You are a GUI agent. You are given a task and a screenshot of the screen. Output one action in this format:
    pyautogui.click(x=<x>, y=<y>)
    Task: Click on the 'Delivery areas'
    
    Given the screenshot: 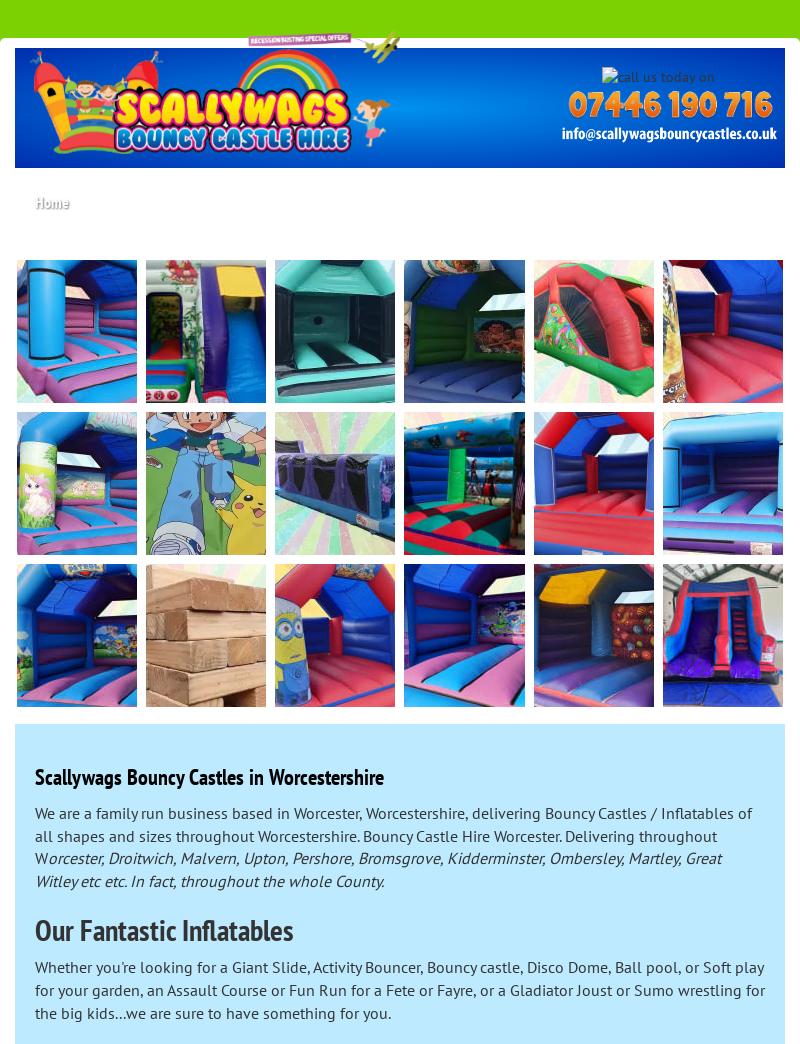 What is the action you would take?
    pyautogui.click(x=270, y=212)
    